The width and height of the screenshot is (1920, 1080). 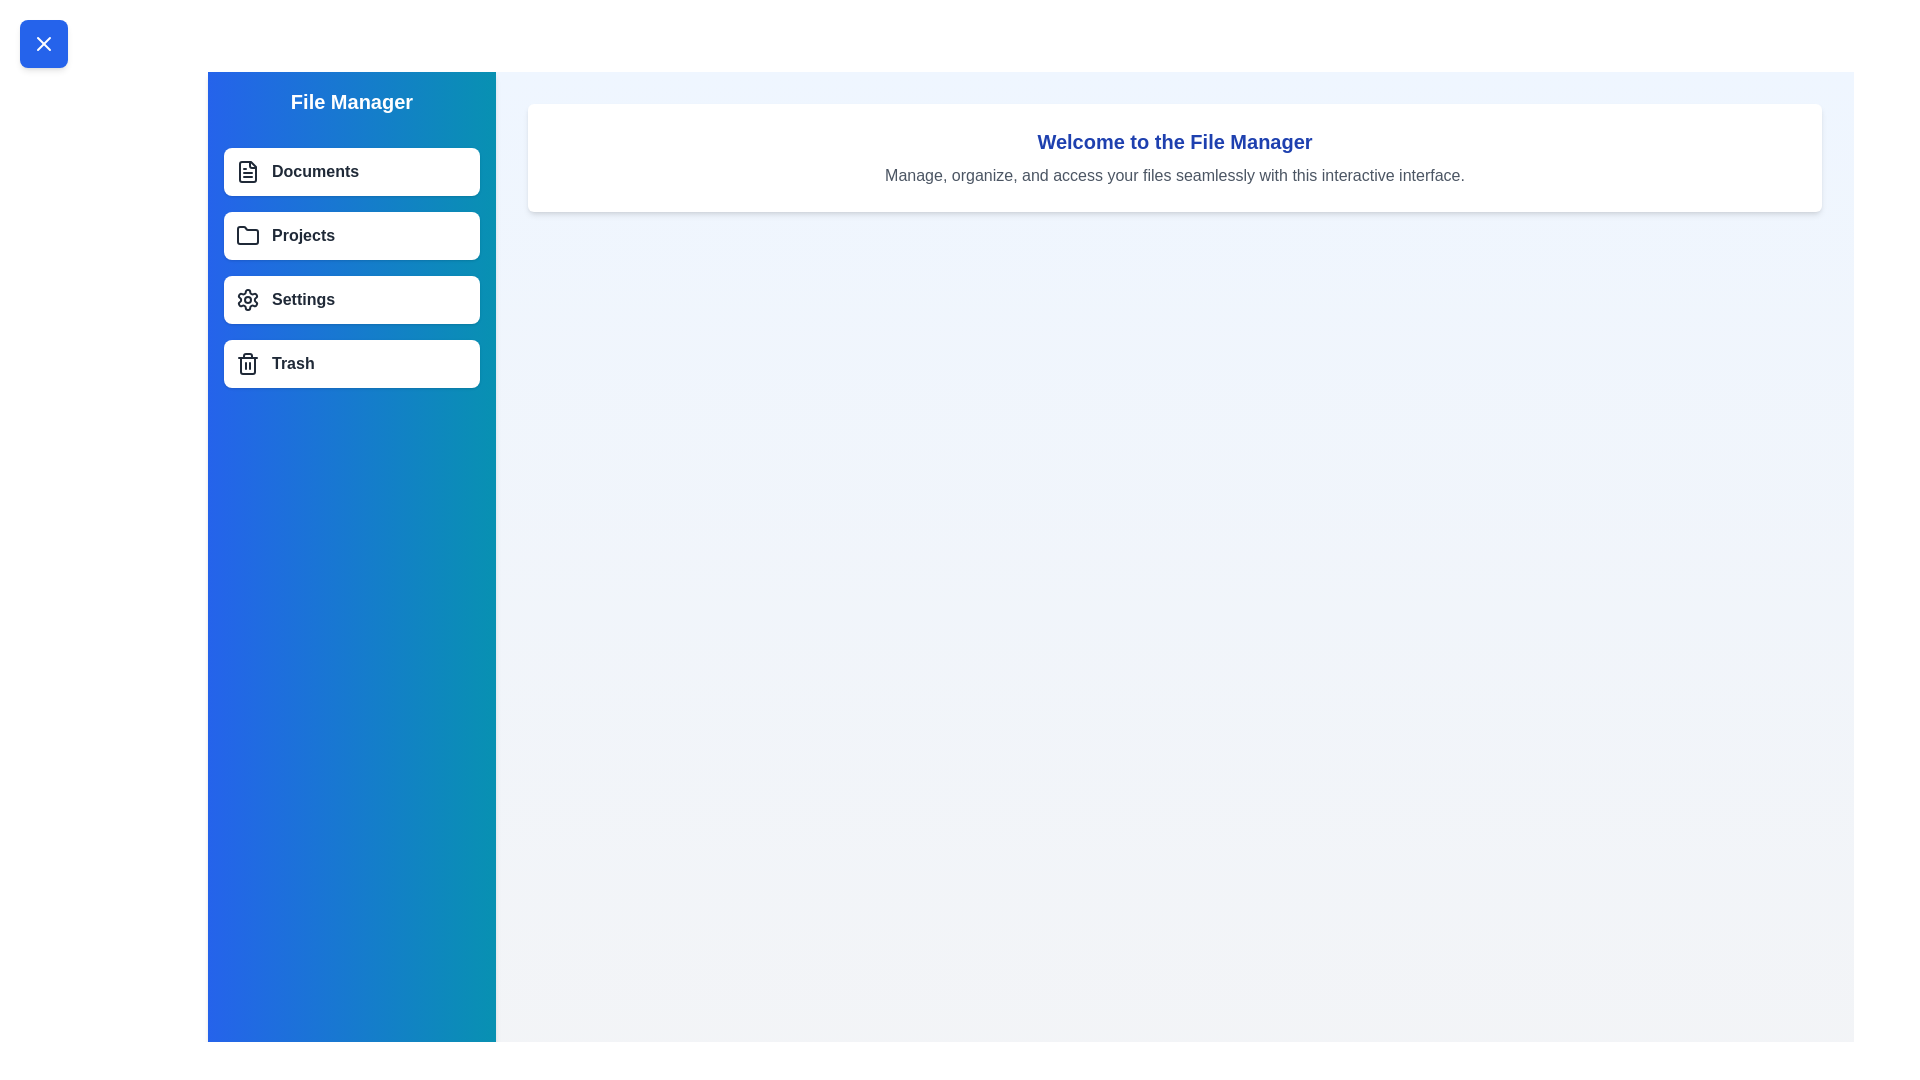 What do you see at coordinates (351, 234) in the screenshot?
I see `the menu item labeled Projects to select it` at bounding box center [351, 234].